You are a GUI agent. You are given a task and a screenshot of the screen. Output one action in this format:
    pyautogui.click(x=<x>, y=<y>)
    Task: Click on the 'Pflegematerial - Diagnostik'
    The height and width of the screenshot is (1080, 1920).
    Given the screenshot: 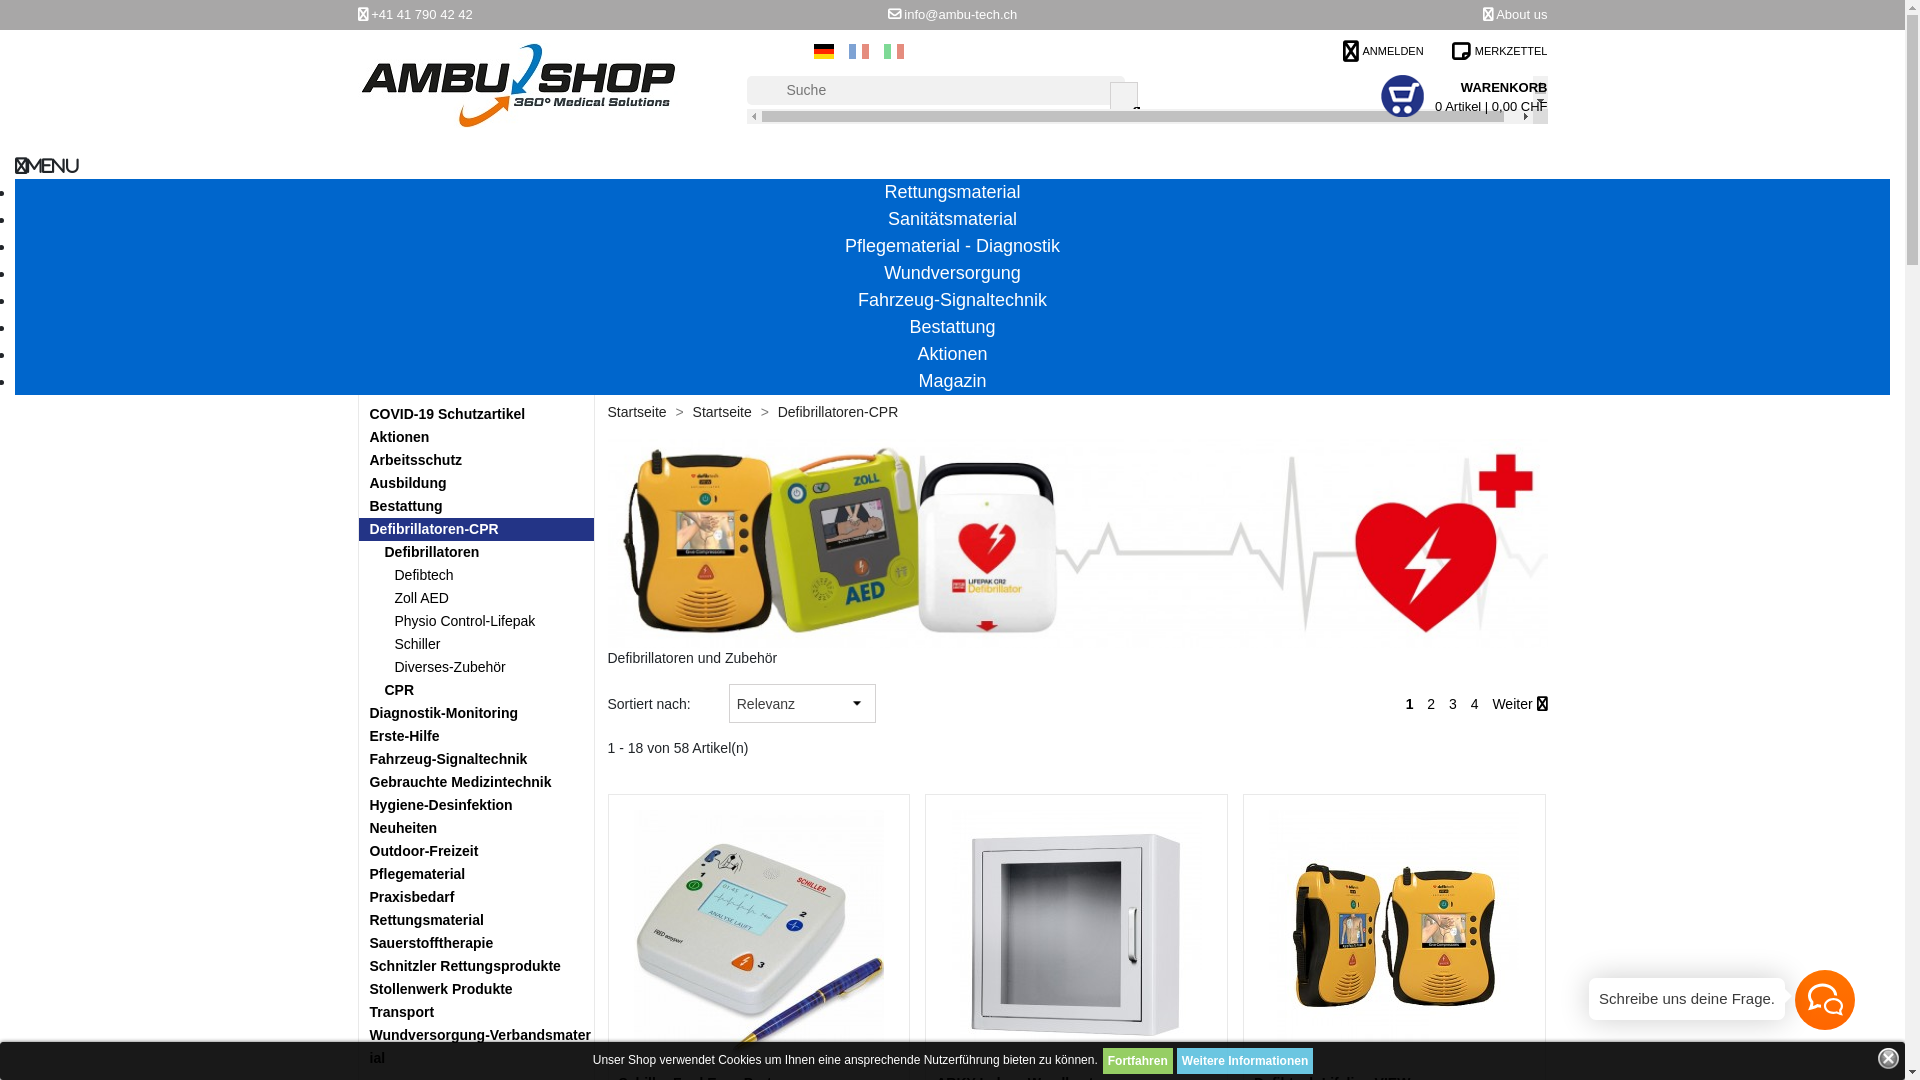 What is the action you would take?
    pyautogui.click(x=844, y=245)
    